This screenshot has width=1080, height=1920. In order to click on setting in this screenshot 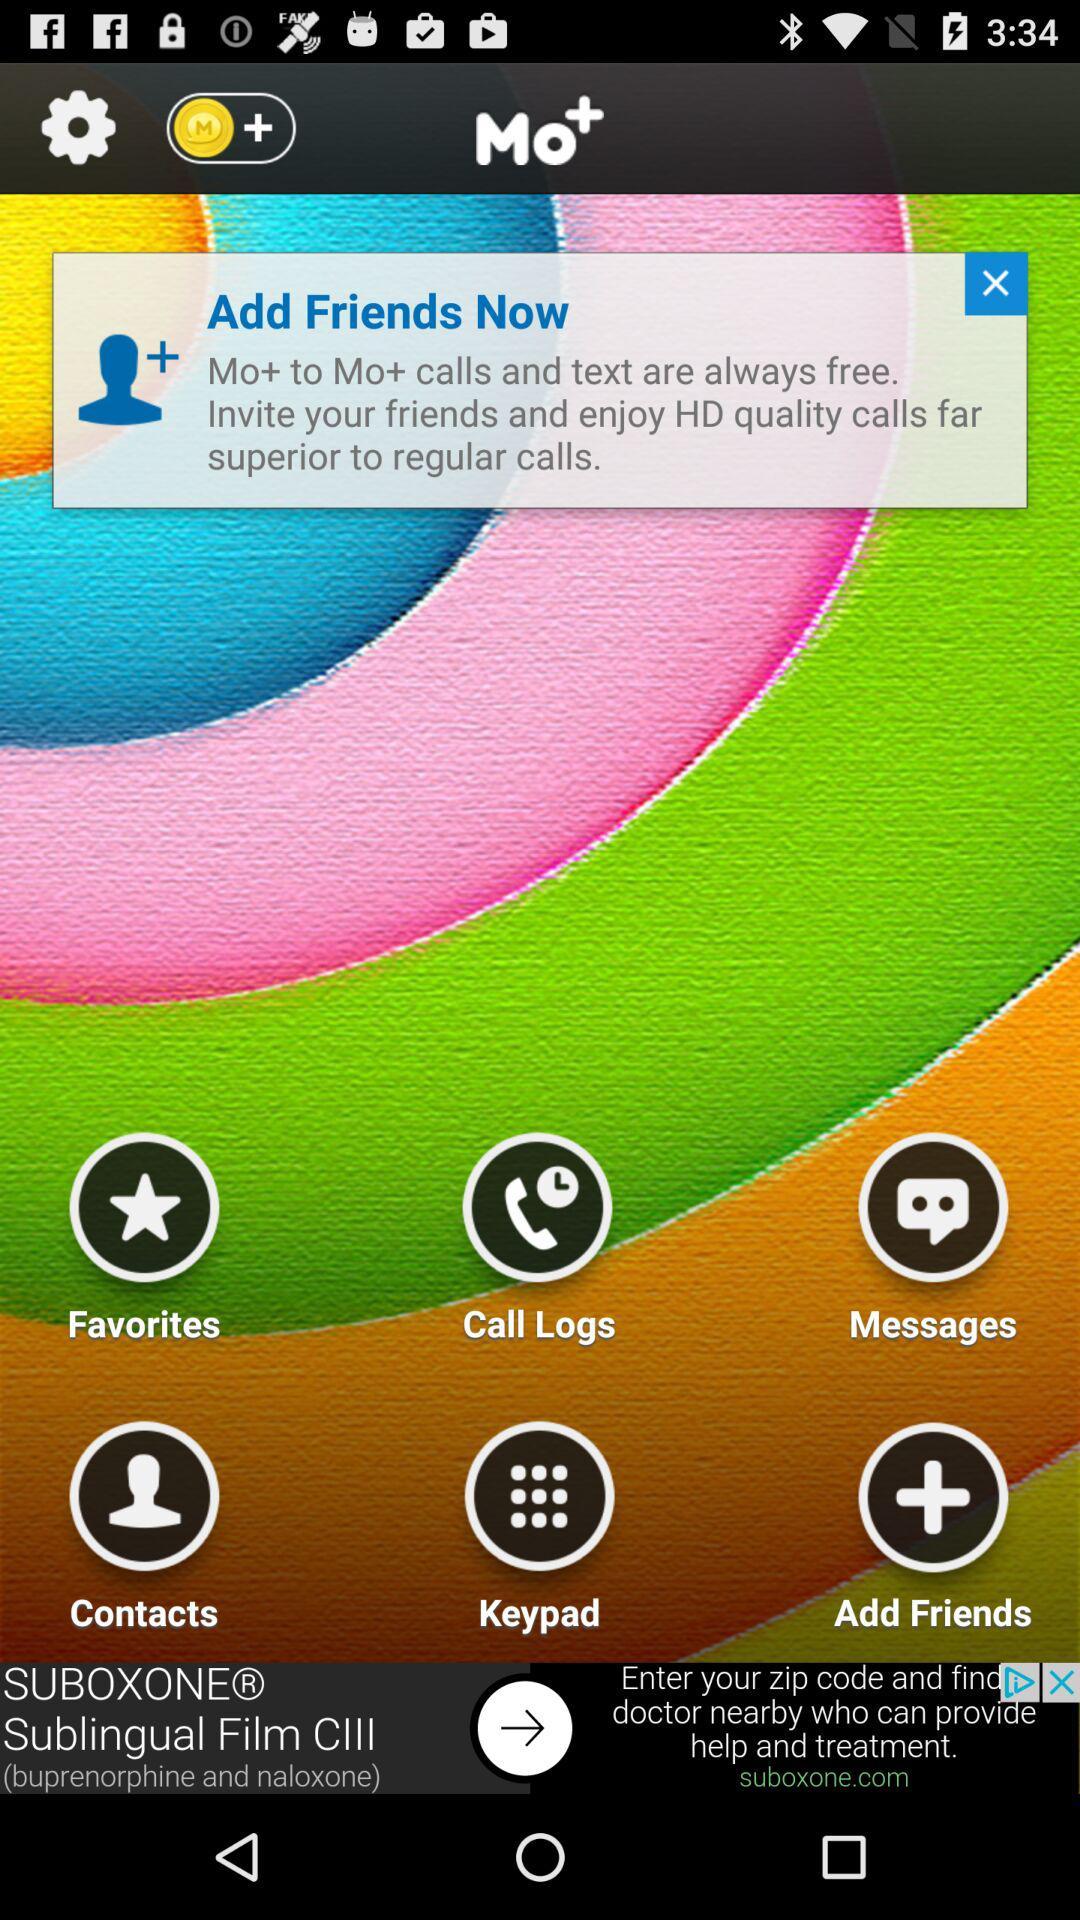, I will do `click(77, 127)`.